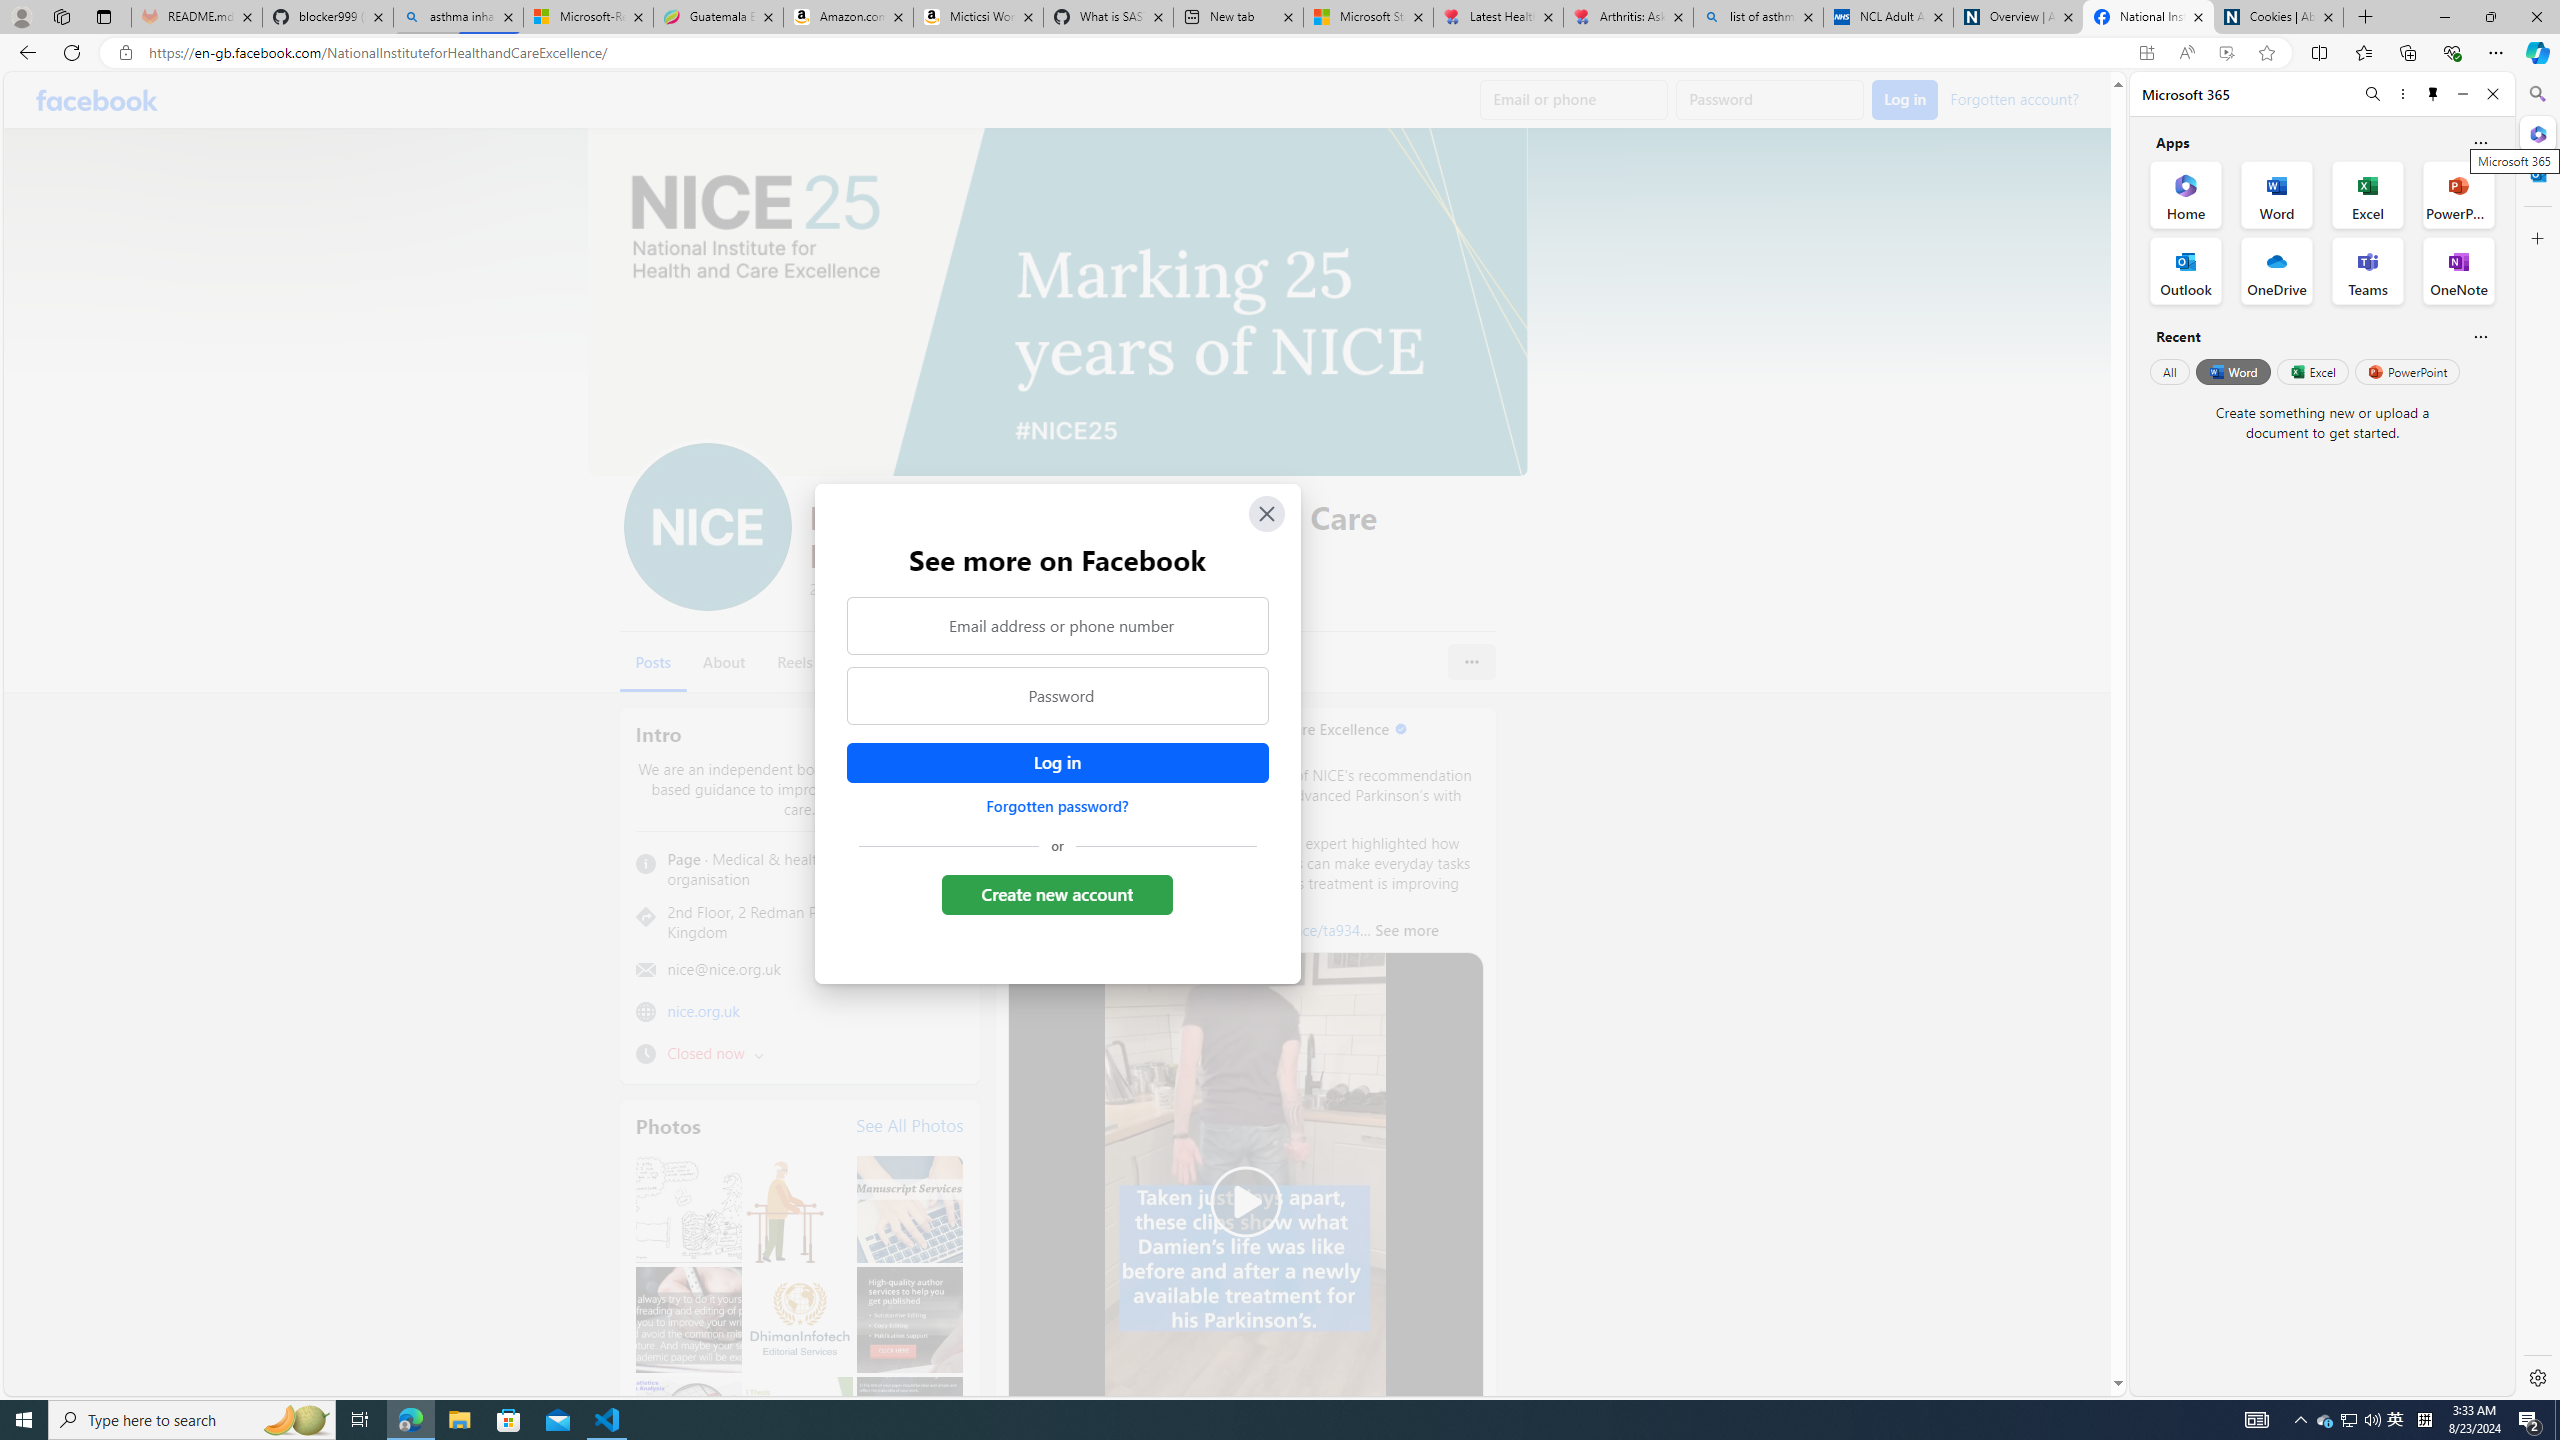 The width and height of the screenshot is (2560, 1440). I want to click on 'OneNote Office App', so click(2458, 271).